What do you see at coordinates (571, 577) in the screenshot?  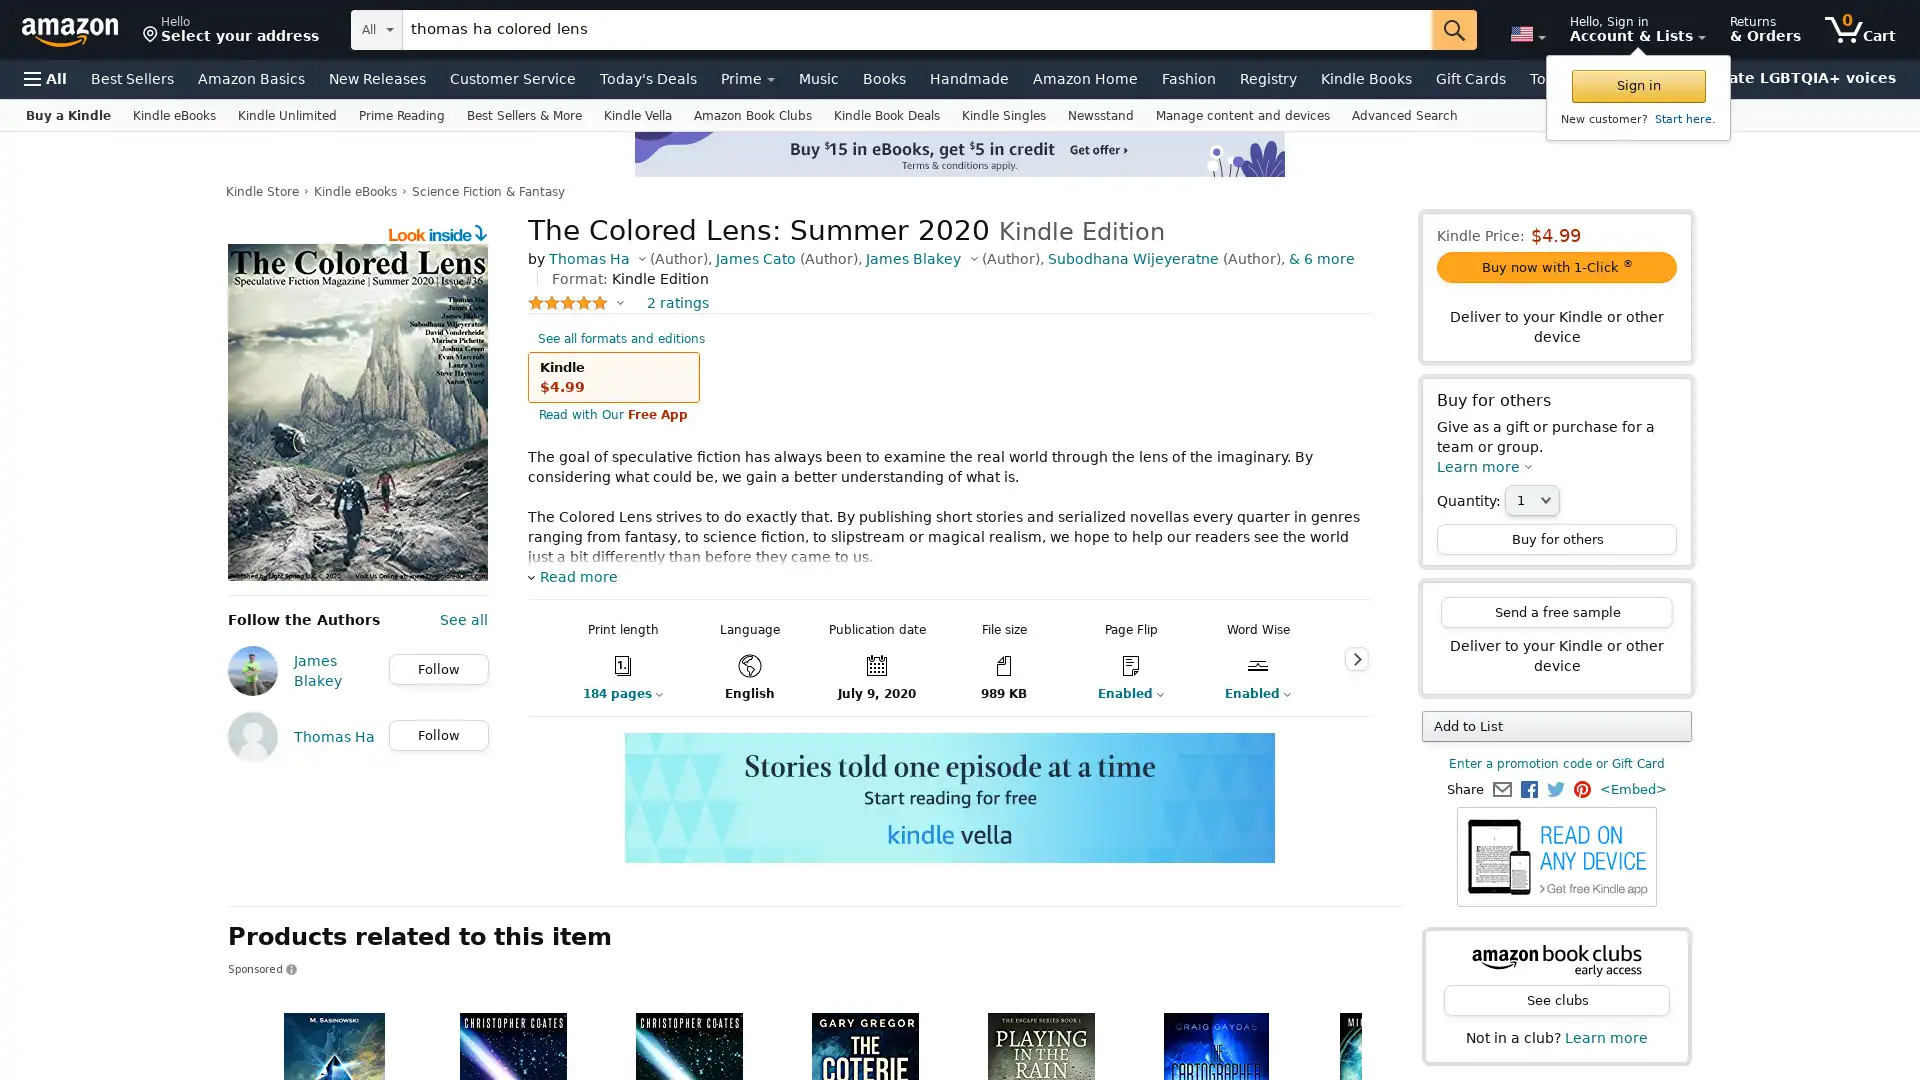 I see `Read more` at bounding box center [571, 577].